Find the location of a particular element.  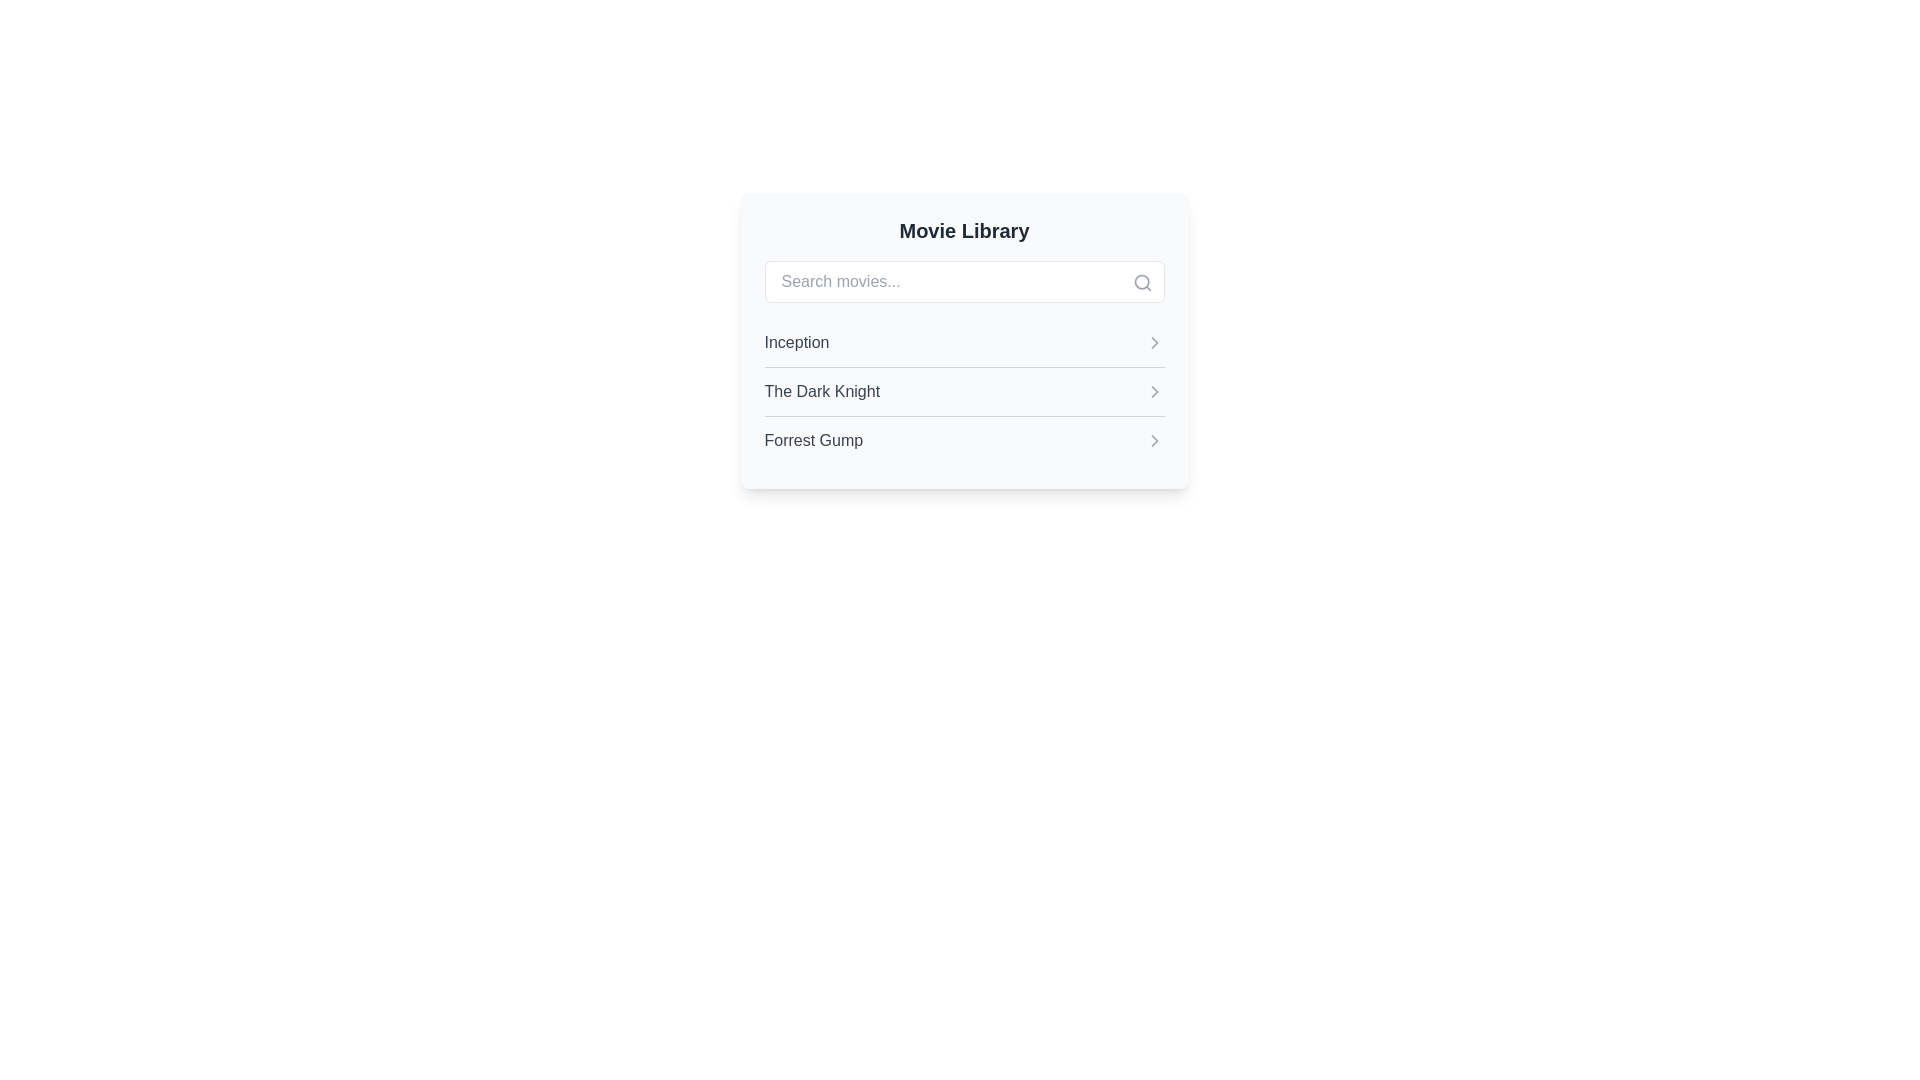

the Chevron Right icon for the 'The Dark Knight' entry in the Movie Library for accessibility purposes is located at coordinates (1154, 392).